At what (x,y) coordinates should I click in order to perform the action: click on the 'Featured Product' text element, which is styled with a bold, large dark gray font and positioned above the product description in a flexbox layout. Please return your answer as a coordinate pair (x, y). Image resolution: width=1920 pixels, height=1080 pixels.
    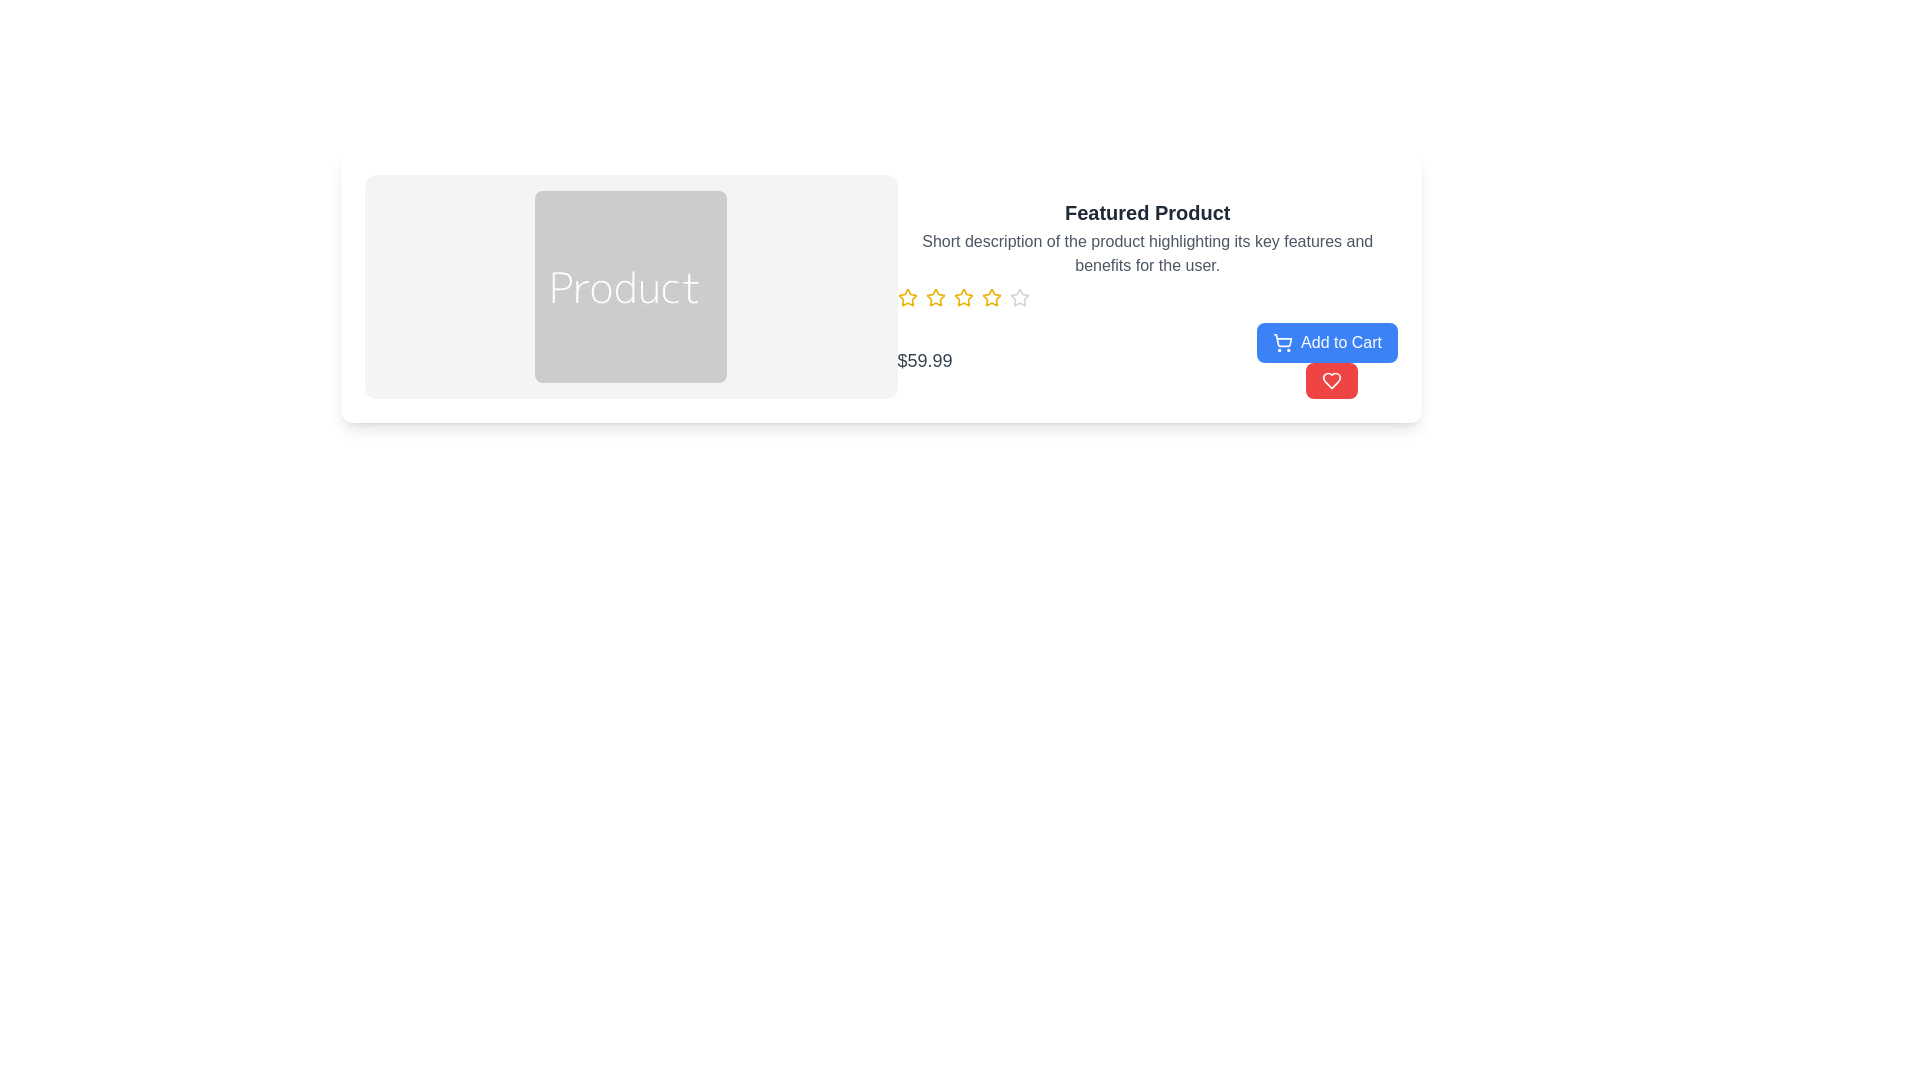
    Looking at the image, I should click on (1147, 212).